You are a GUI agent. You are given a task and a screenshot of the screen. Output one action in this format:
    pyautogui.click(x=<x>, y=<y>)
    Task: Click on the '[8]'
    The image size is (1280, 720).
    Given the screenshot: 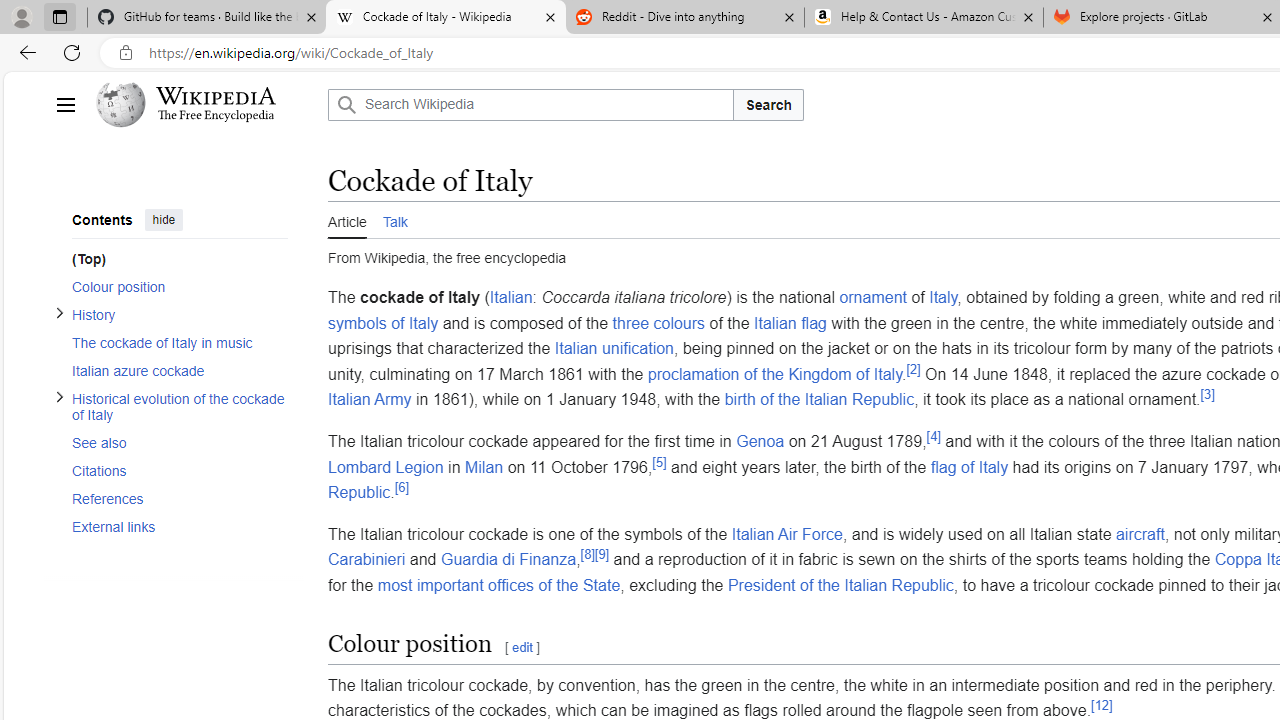 What is the action you would take?
    pyautogui.click(x=586, y=555)
    